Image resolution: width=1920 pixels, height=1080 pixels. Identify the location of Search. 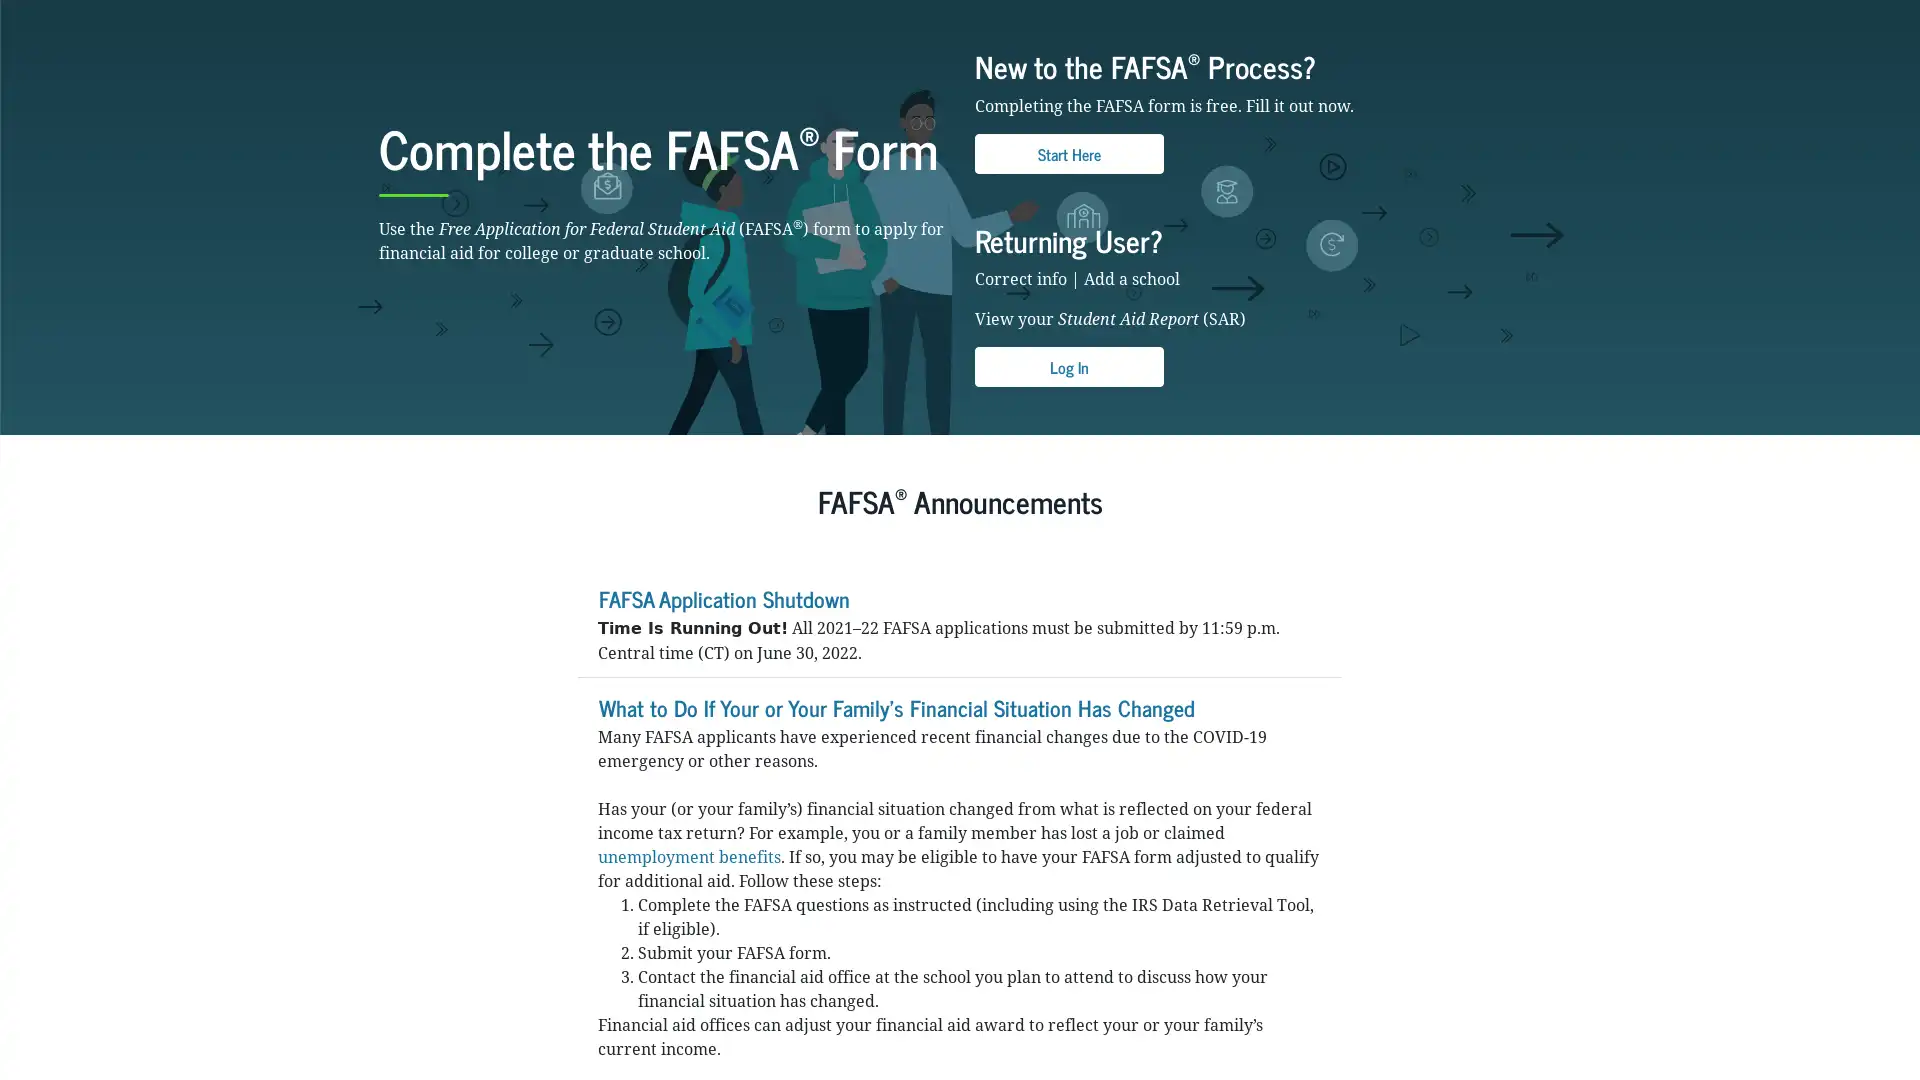
(1256, 69).